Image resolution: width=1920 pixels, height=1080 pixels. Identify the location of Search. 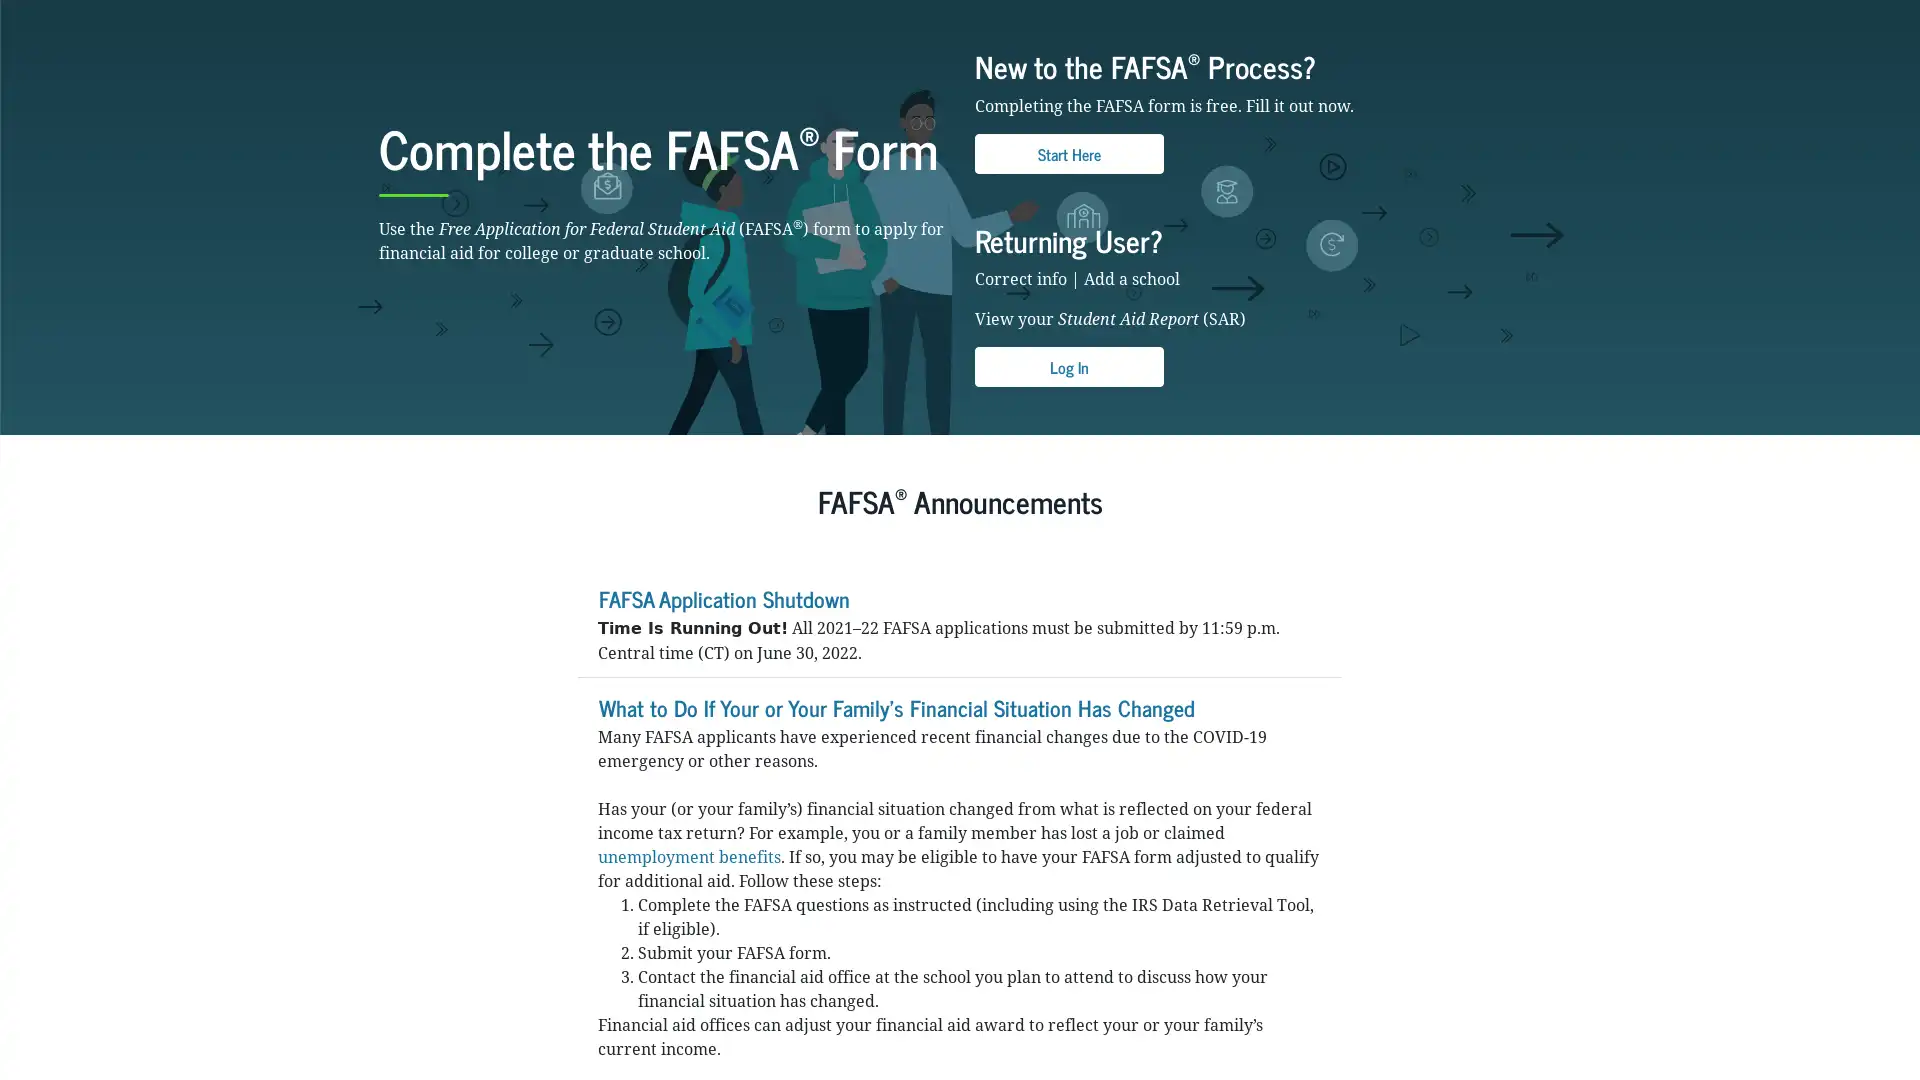
(1256, 69).